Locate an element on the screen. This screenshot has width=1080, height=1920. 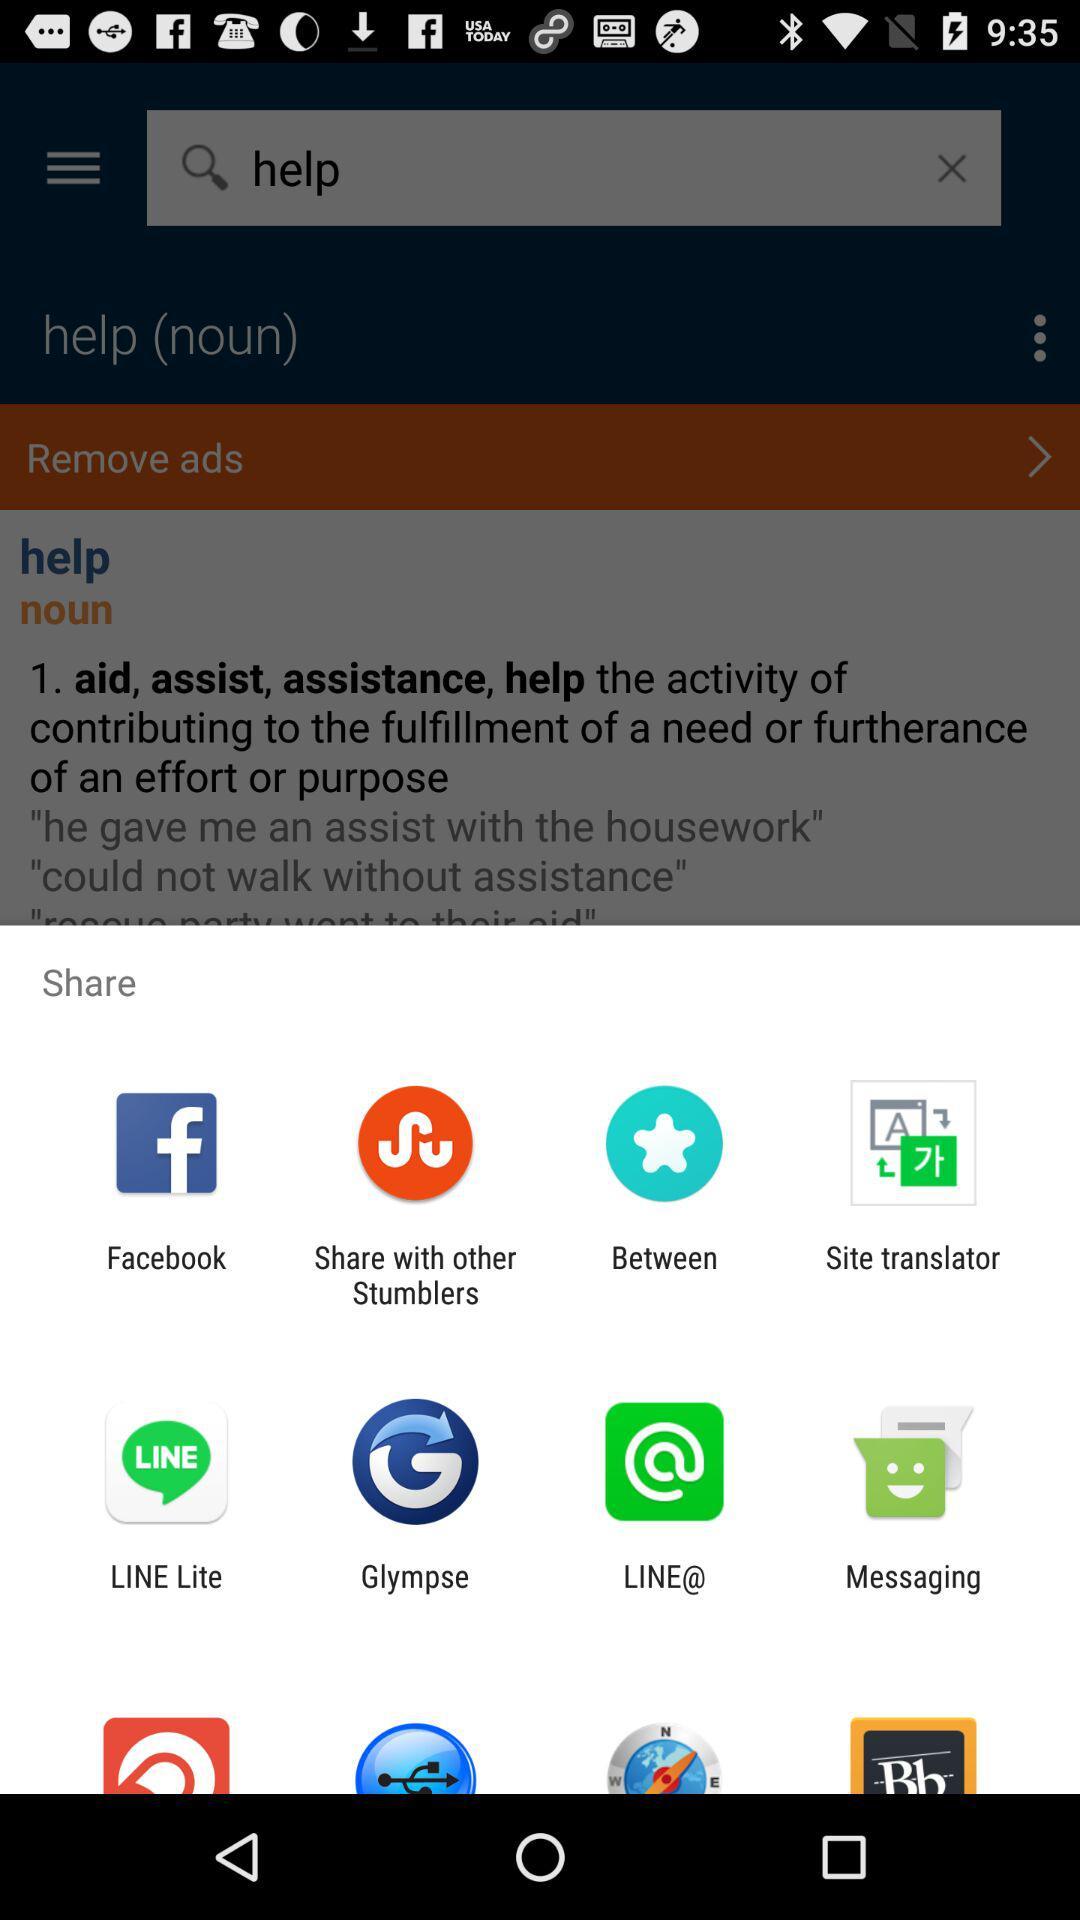
share with other app is located at coordinates (414, 1274).